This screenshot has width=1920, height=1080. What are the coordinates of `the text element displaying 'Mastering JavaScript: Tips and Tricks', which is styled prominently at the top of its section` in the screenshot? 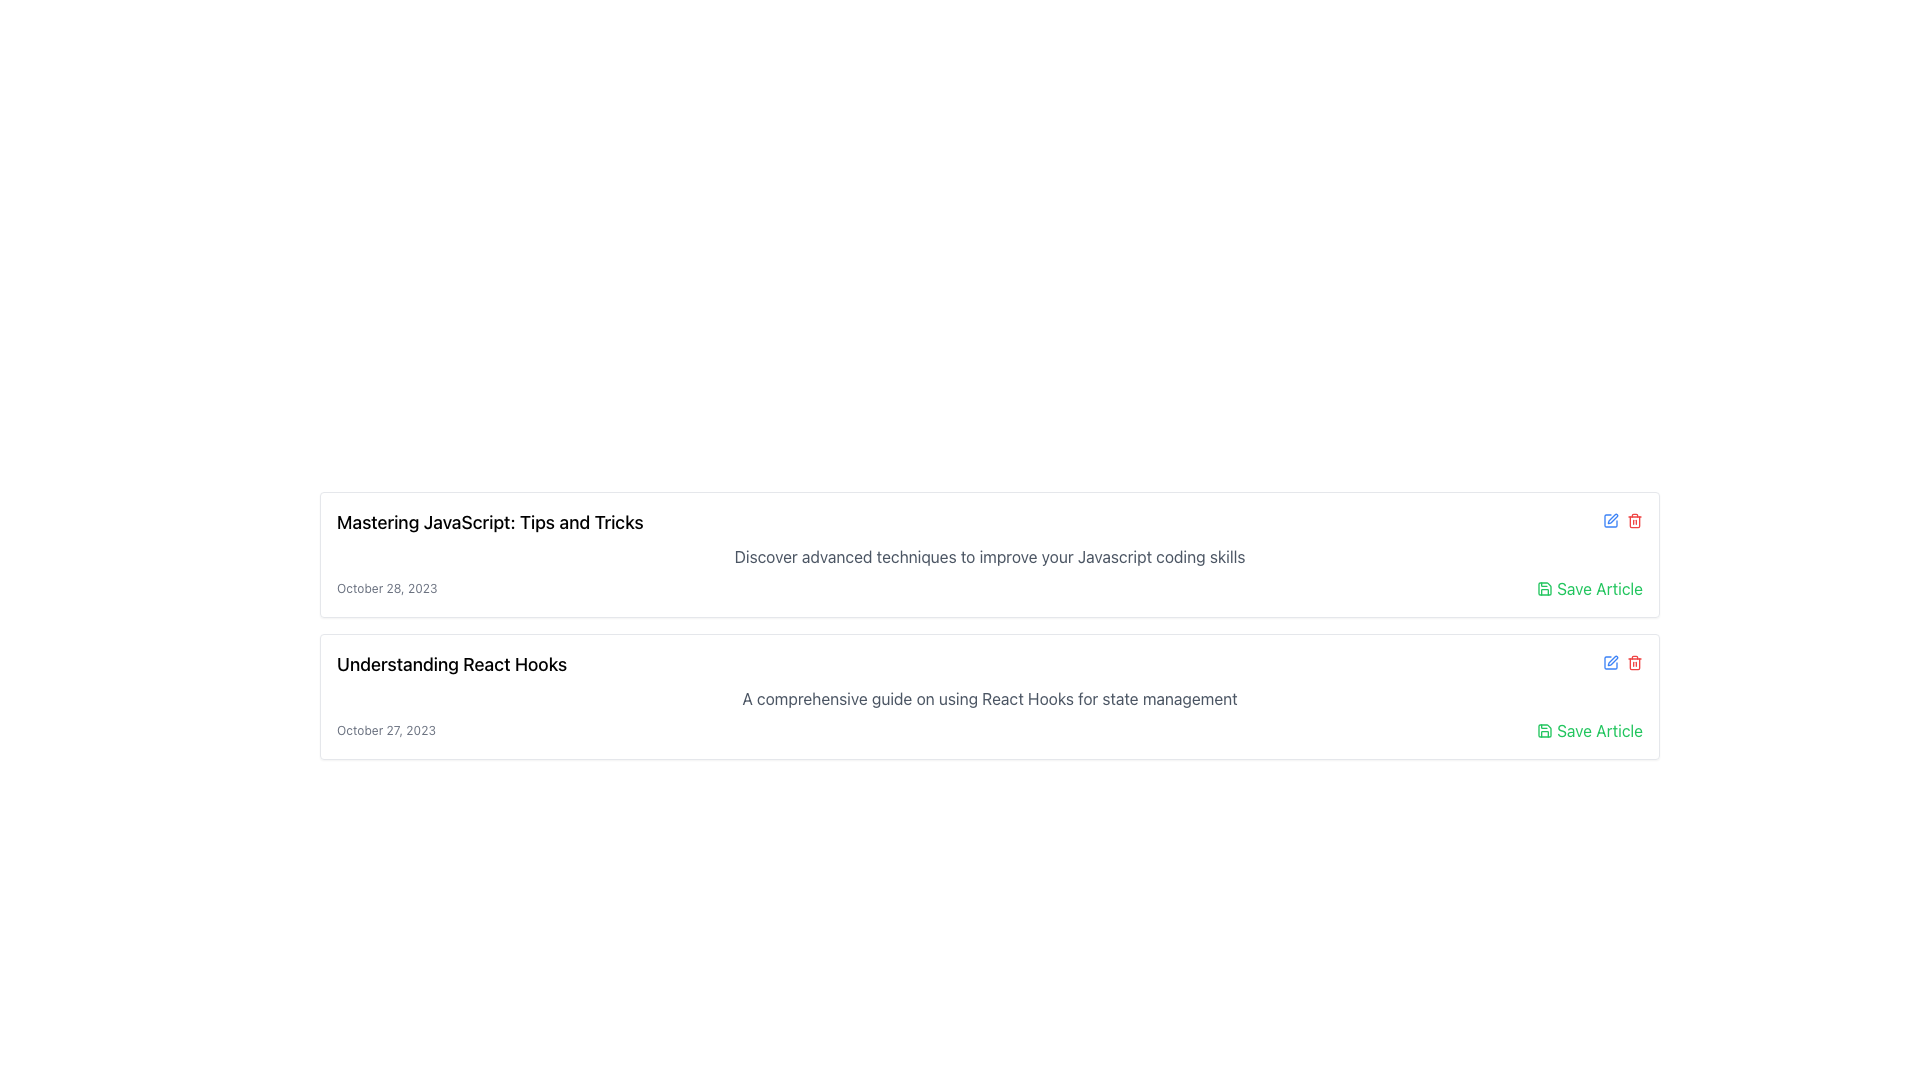 It's located at (490, 522).